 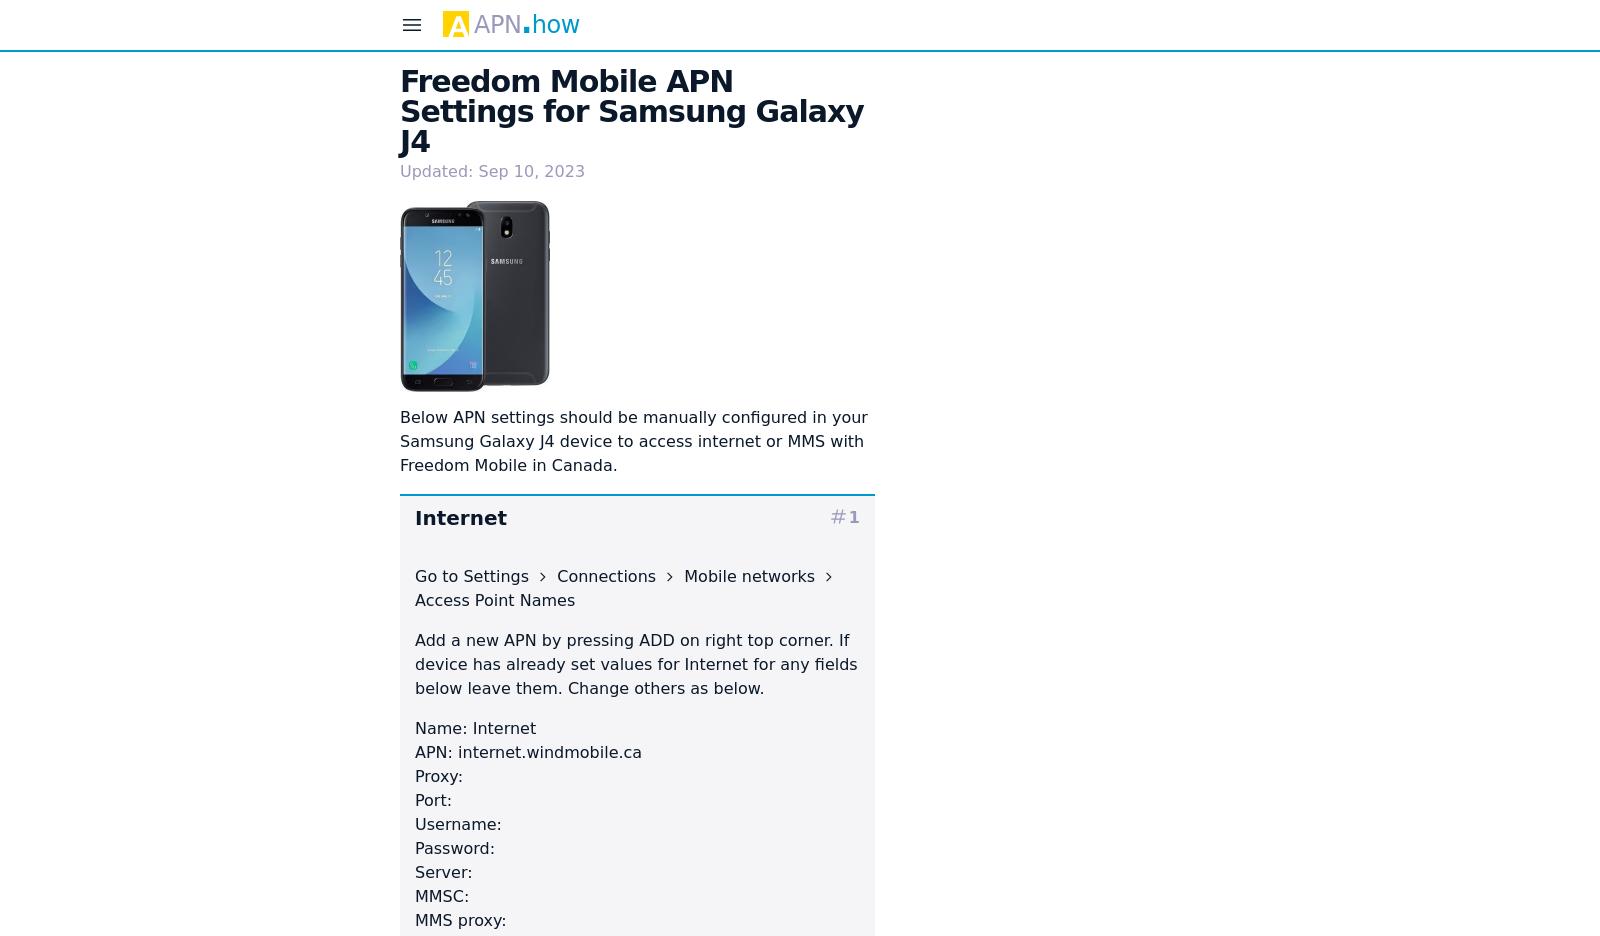 I want to click on 'MMSC:', so click(x=414, y=894).